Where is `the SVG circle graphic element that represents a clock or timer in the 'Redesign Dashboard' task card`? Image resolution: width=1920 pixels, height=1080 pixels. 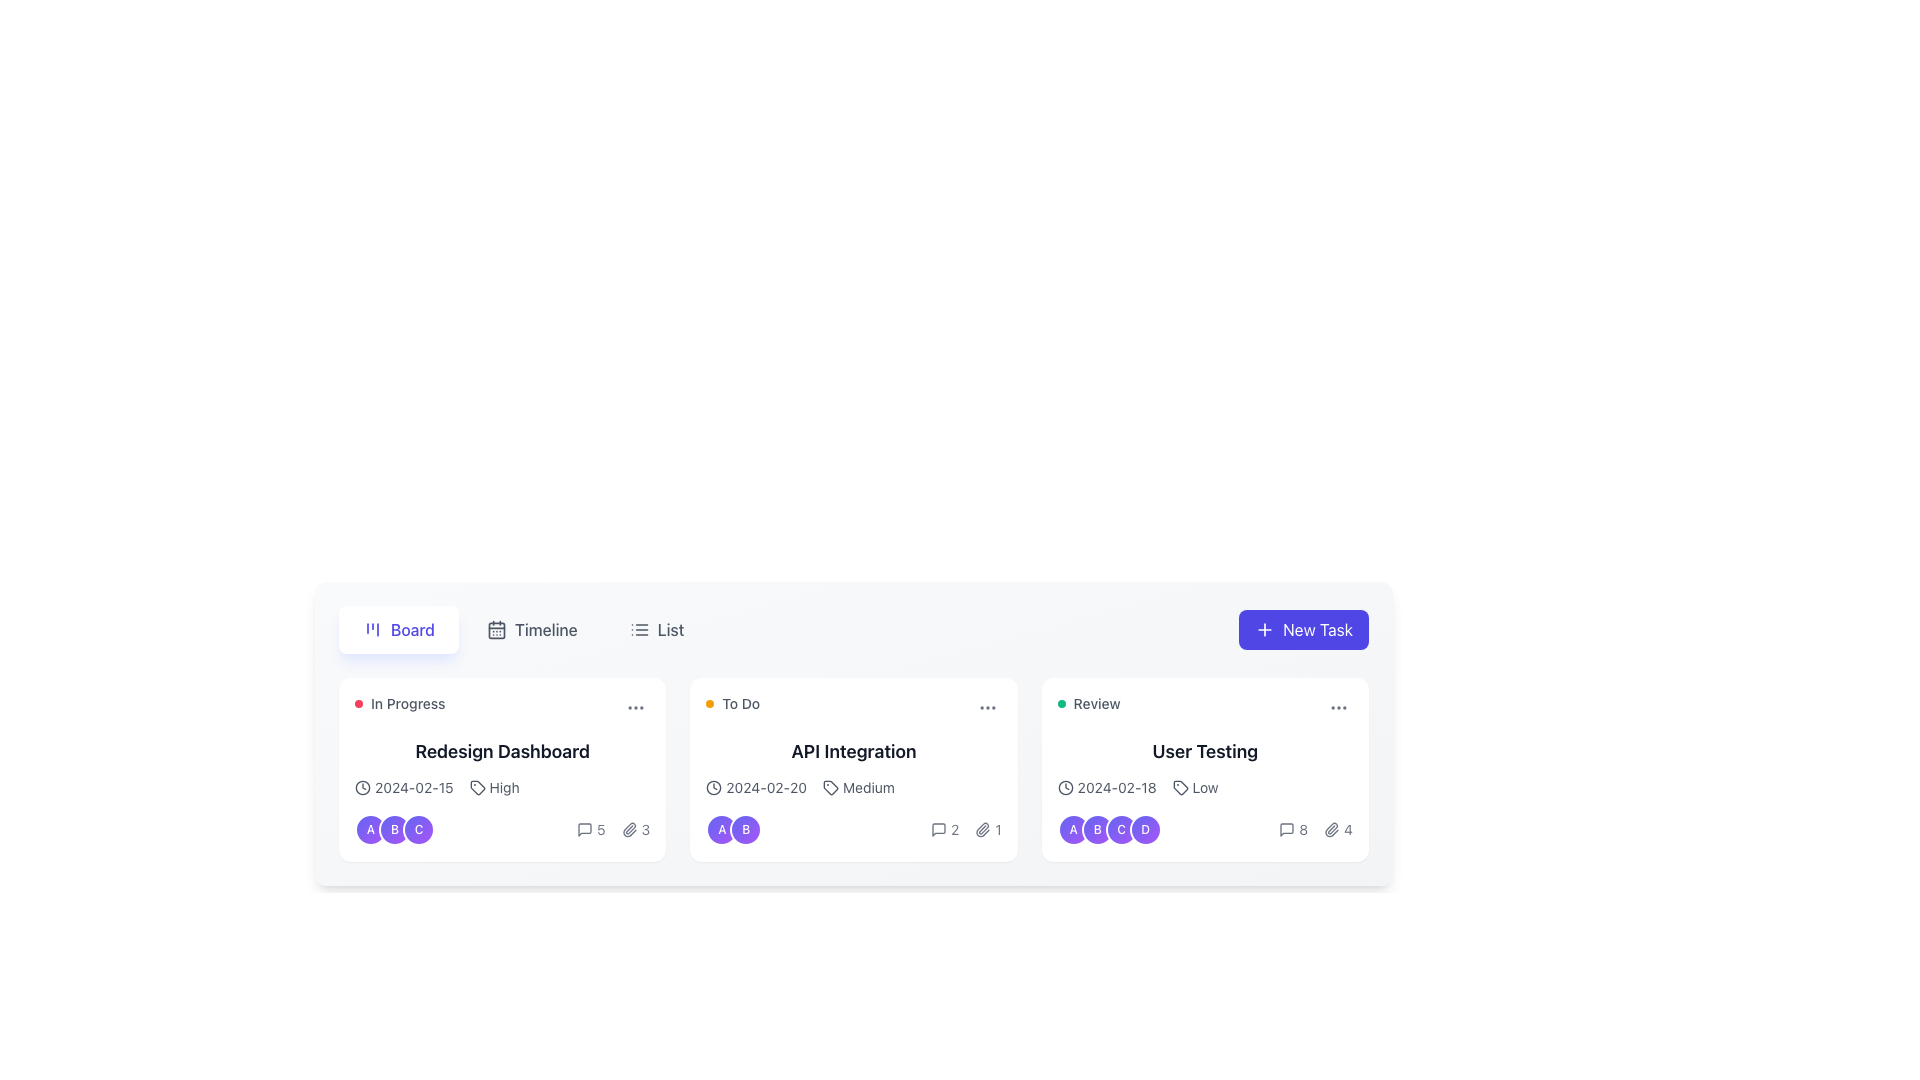 the SVG circle graphic element that represents a clock or timer in the 'Redesign Dashboard' task card is located at coordinates (363, 786).